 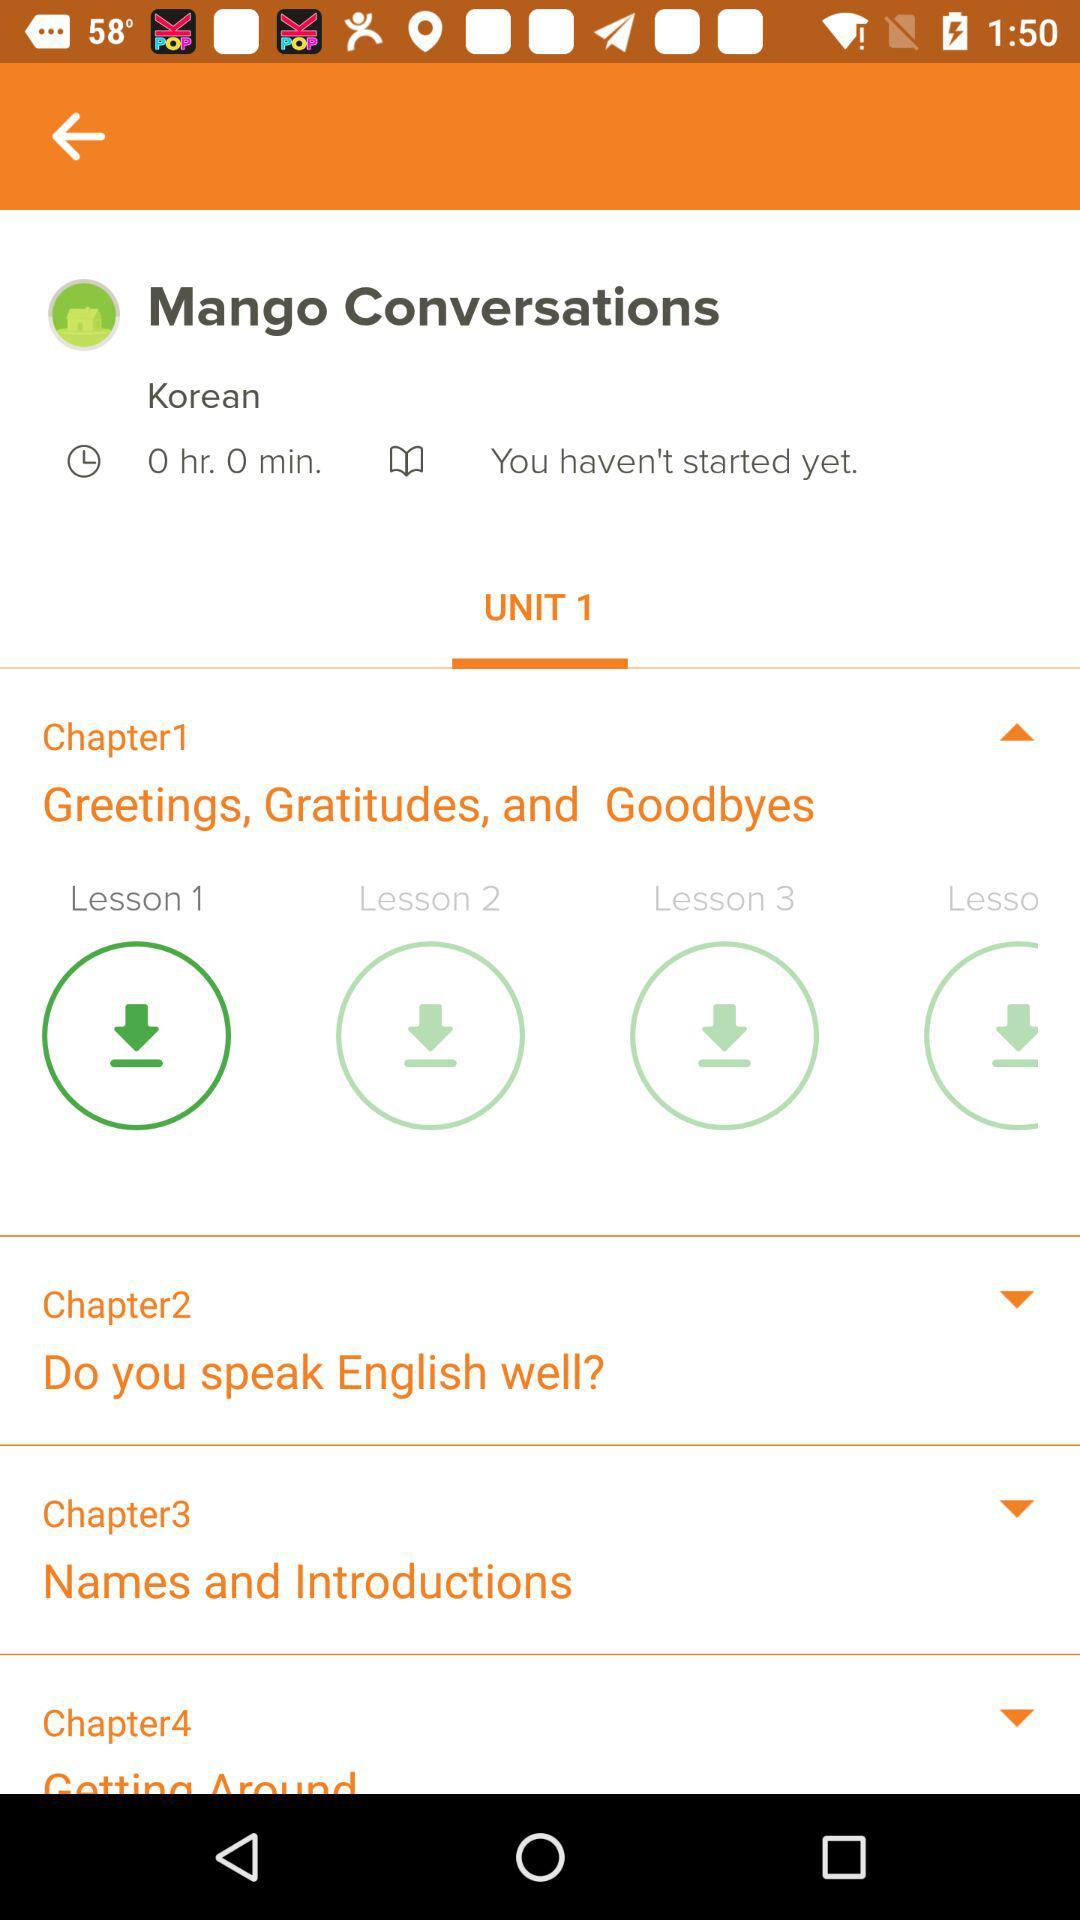 What do you see at coordinates (77, 135) in the screenshot?
I see `previous` at bounding box center [77, 135].